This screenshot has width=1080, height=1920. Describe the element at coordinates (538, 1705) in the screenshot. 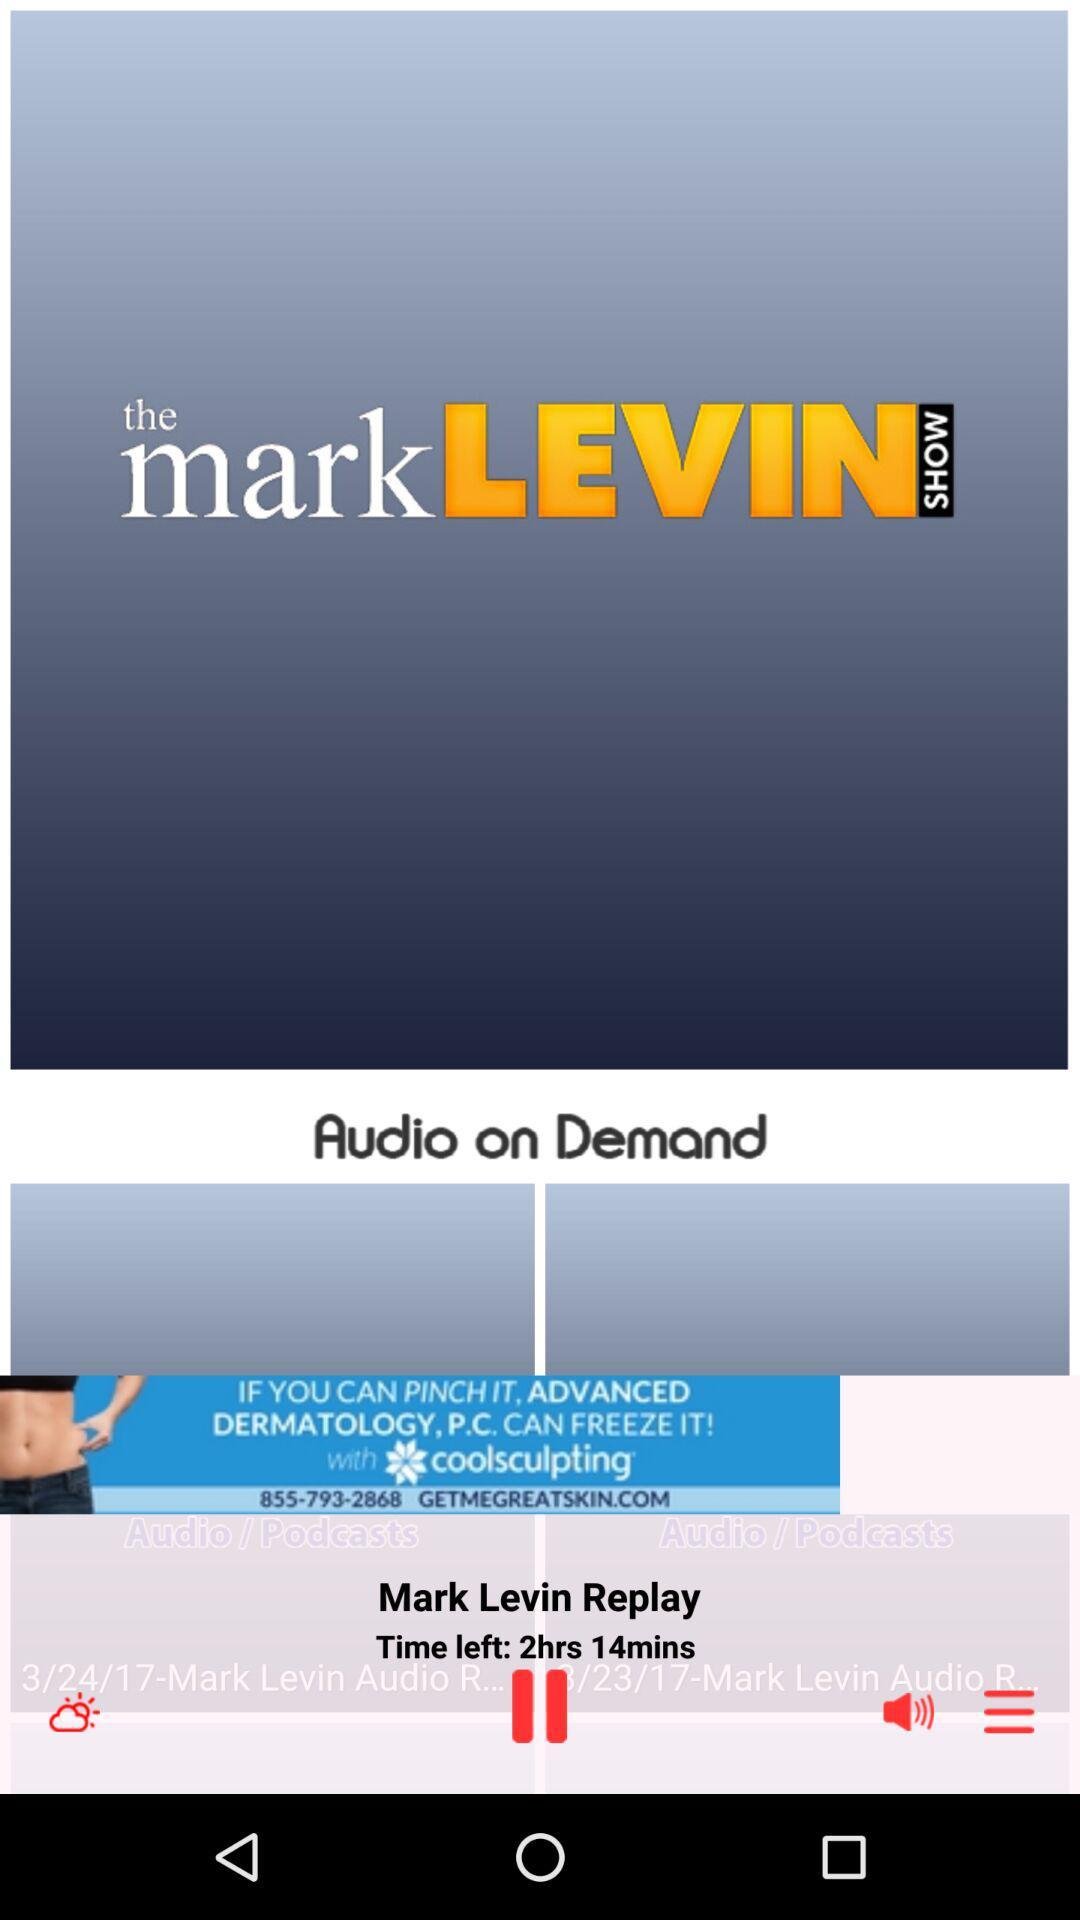

I see `play icon below time left 2hrs 14mins` at that location.